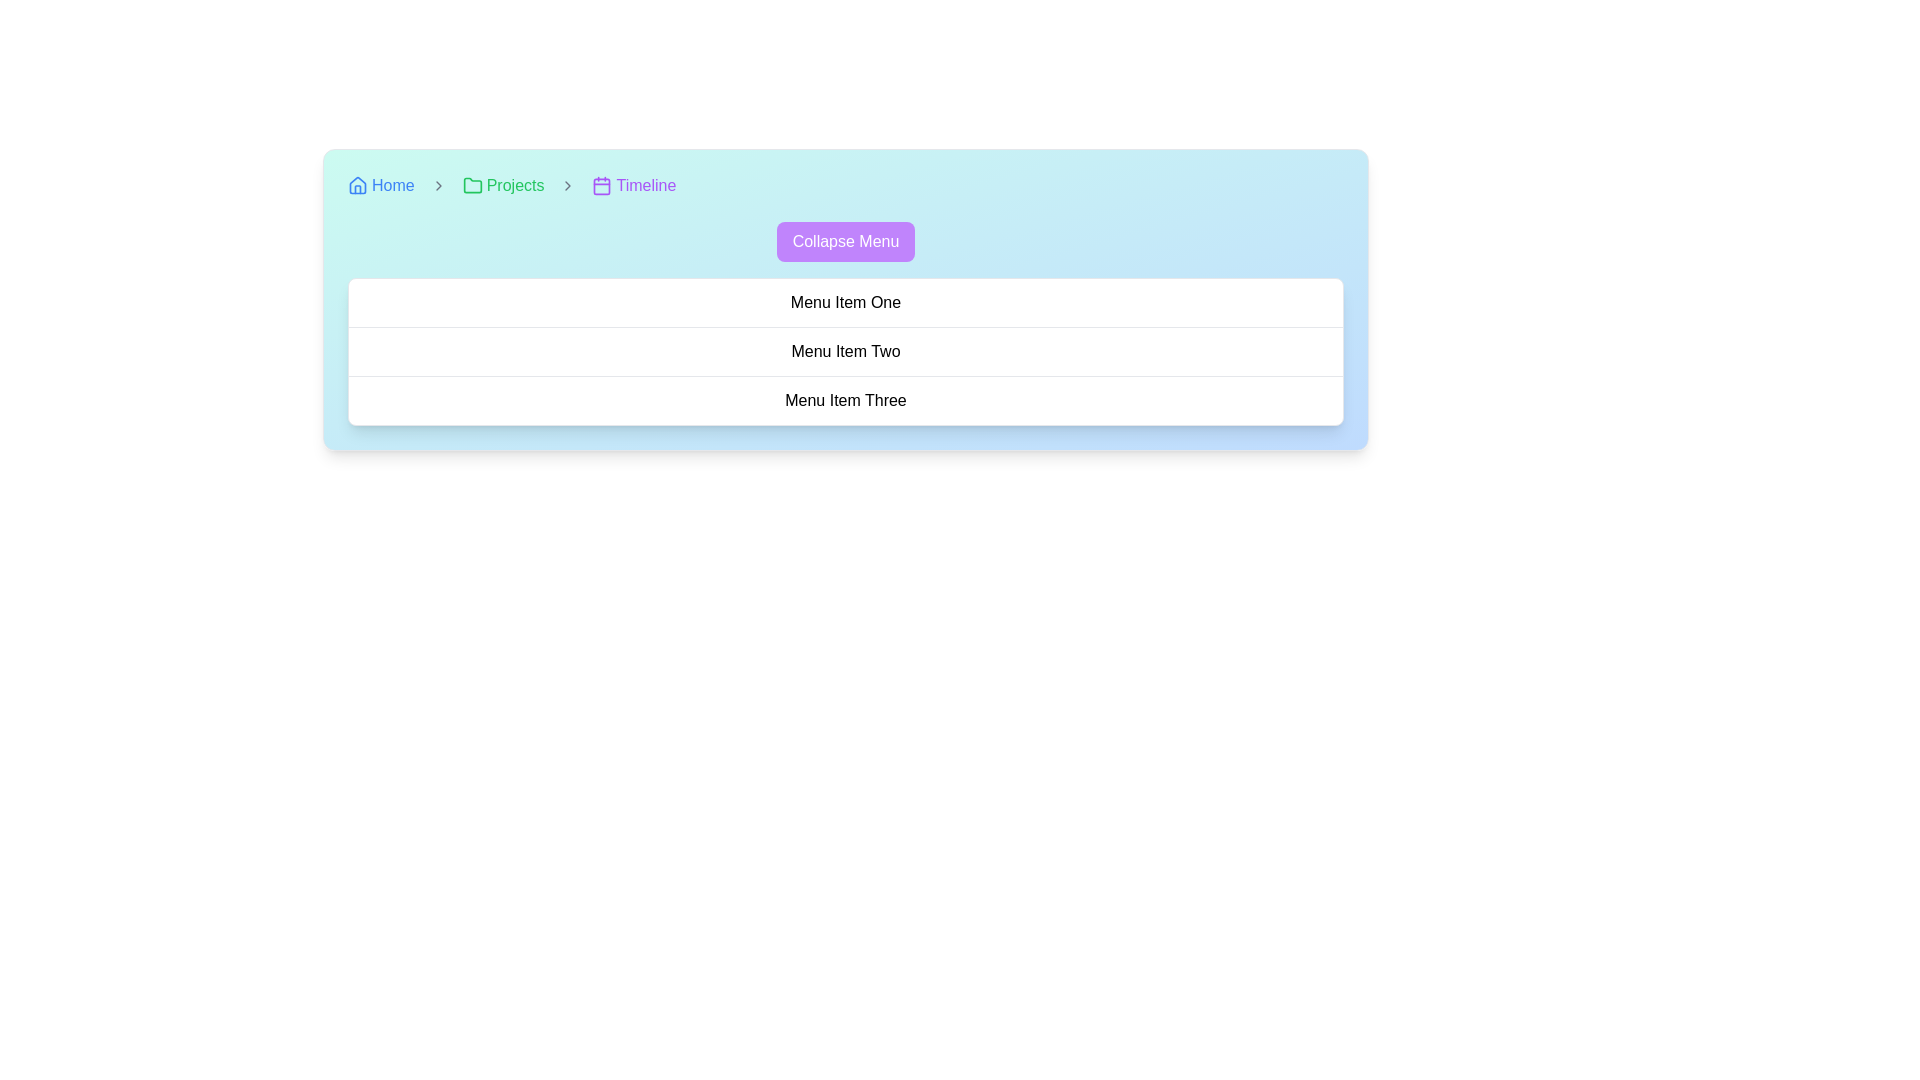  Describe the element at coordinates (633, 185) in the screenshot. I see `the 'Timeline' text label with the calendar icon located in the breadcrumbs navigation bar at the top of the page` at that location.